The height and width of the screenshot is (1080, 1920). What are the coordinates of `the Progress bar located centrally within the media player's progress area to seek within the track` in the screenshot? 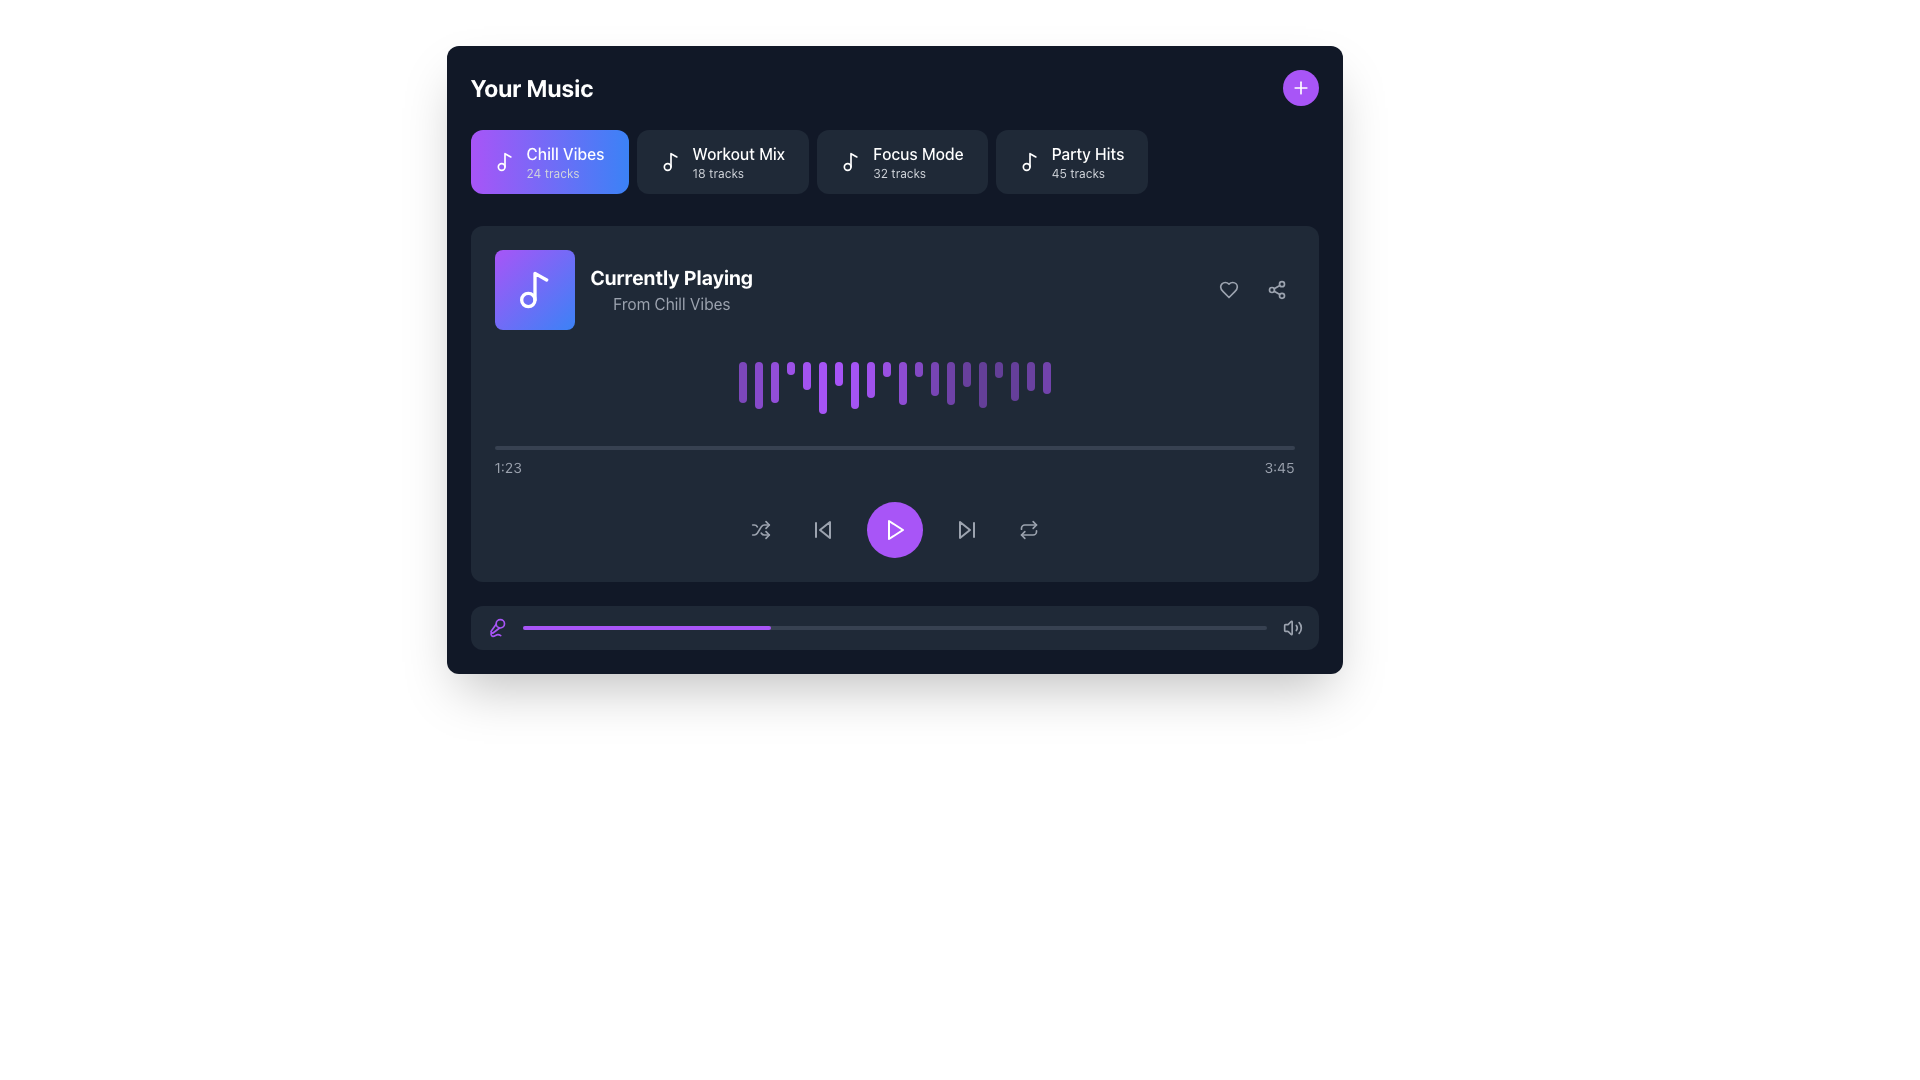 It's located at (893, 447).